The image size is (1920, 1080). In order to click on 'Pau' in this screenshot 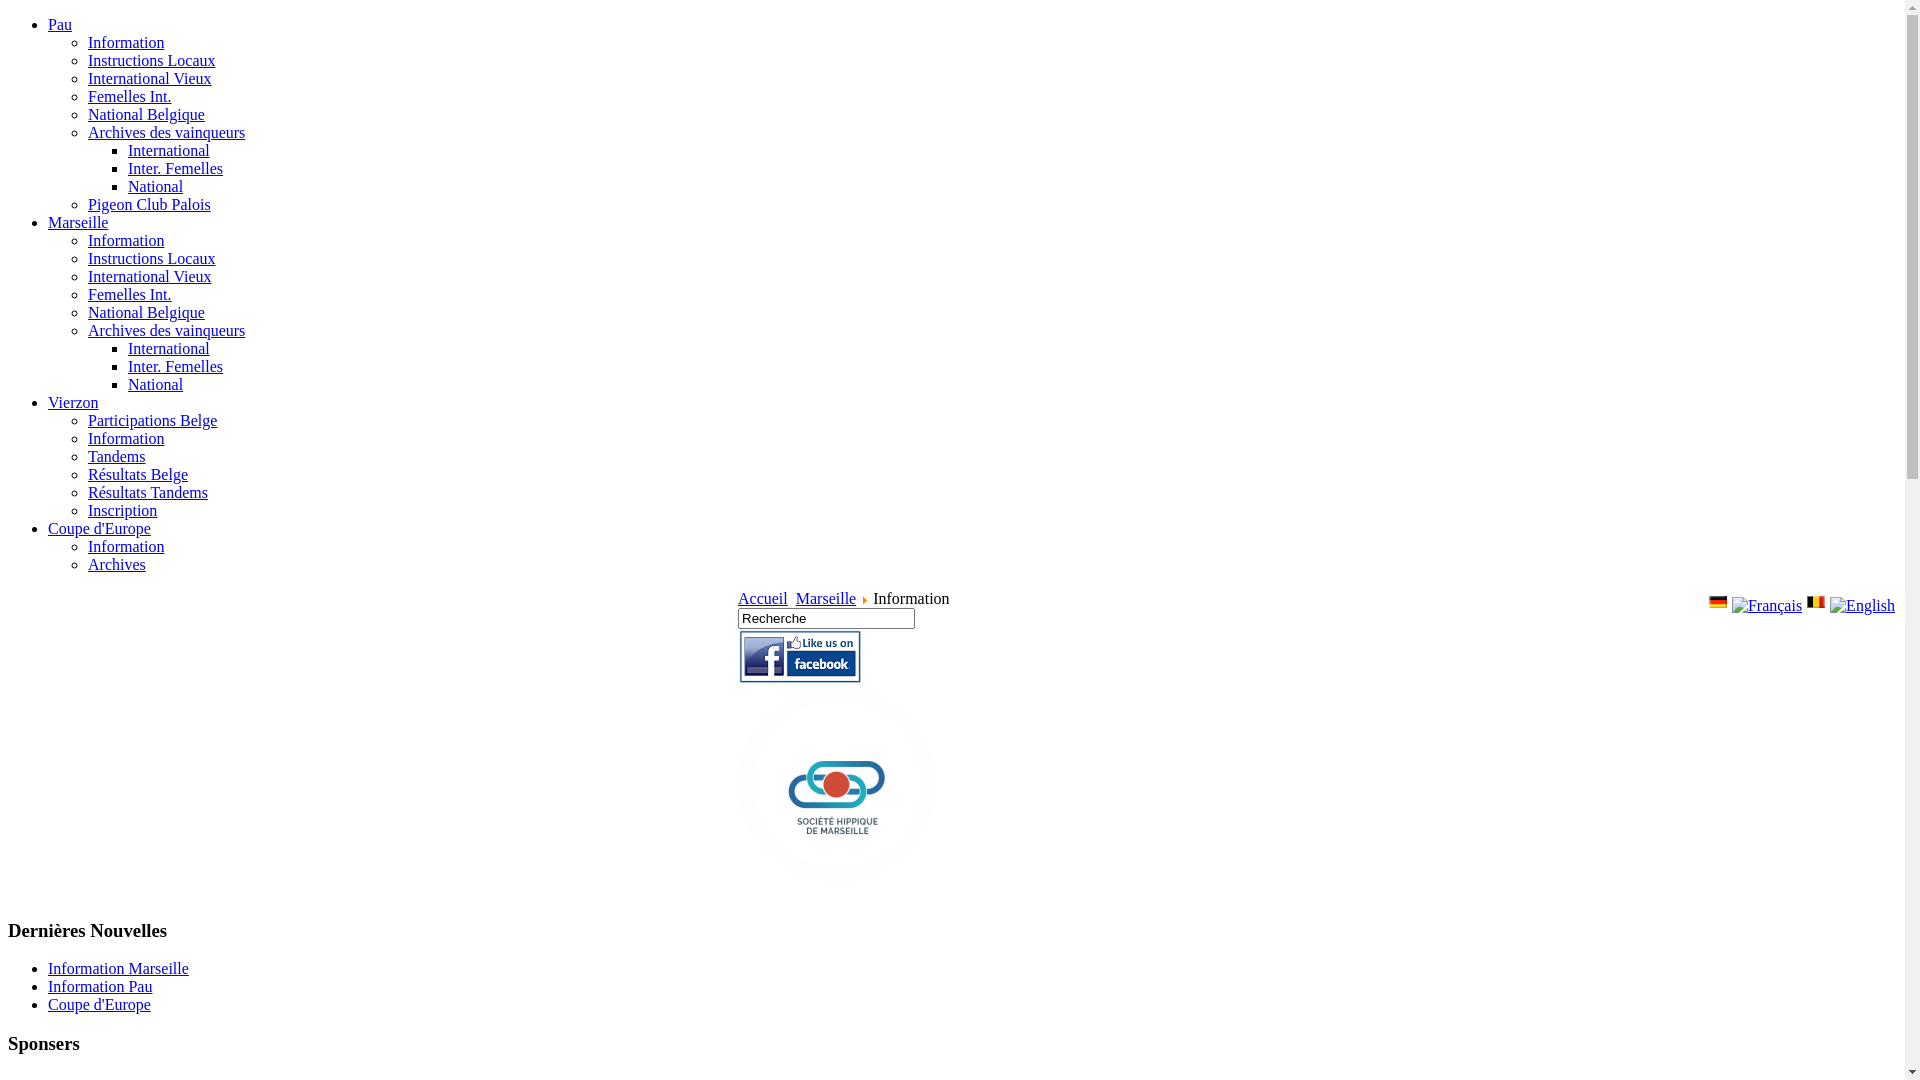, I will do `click(59, 24)`.